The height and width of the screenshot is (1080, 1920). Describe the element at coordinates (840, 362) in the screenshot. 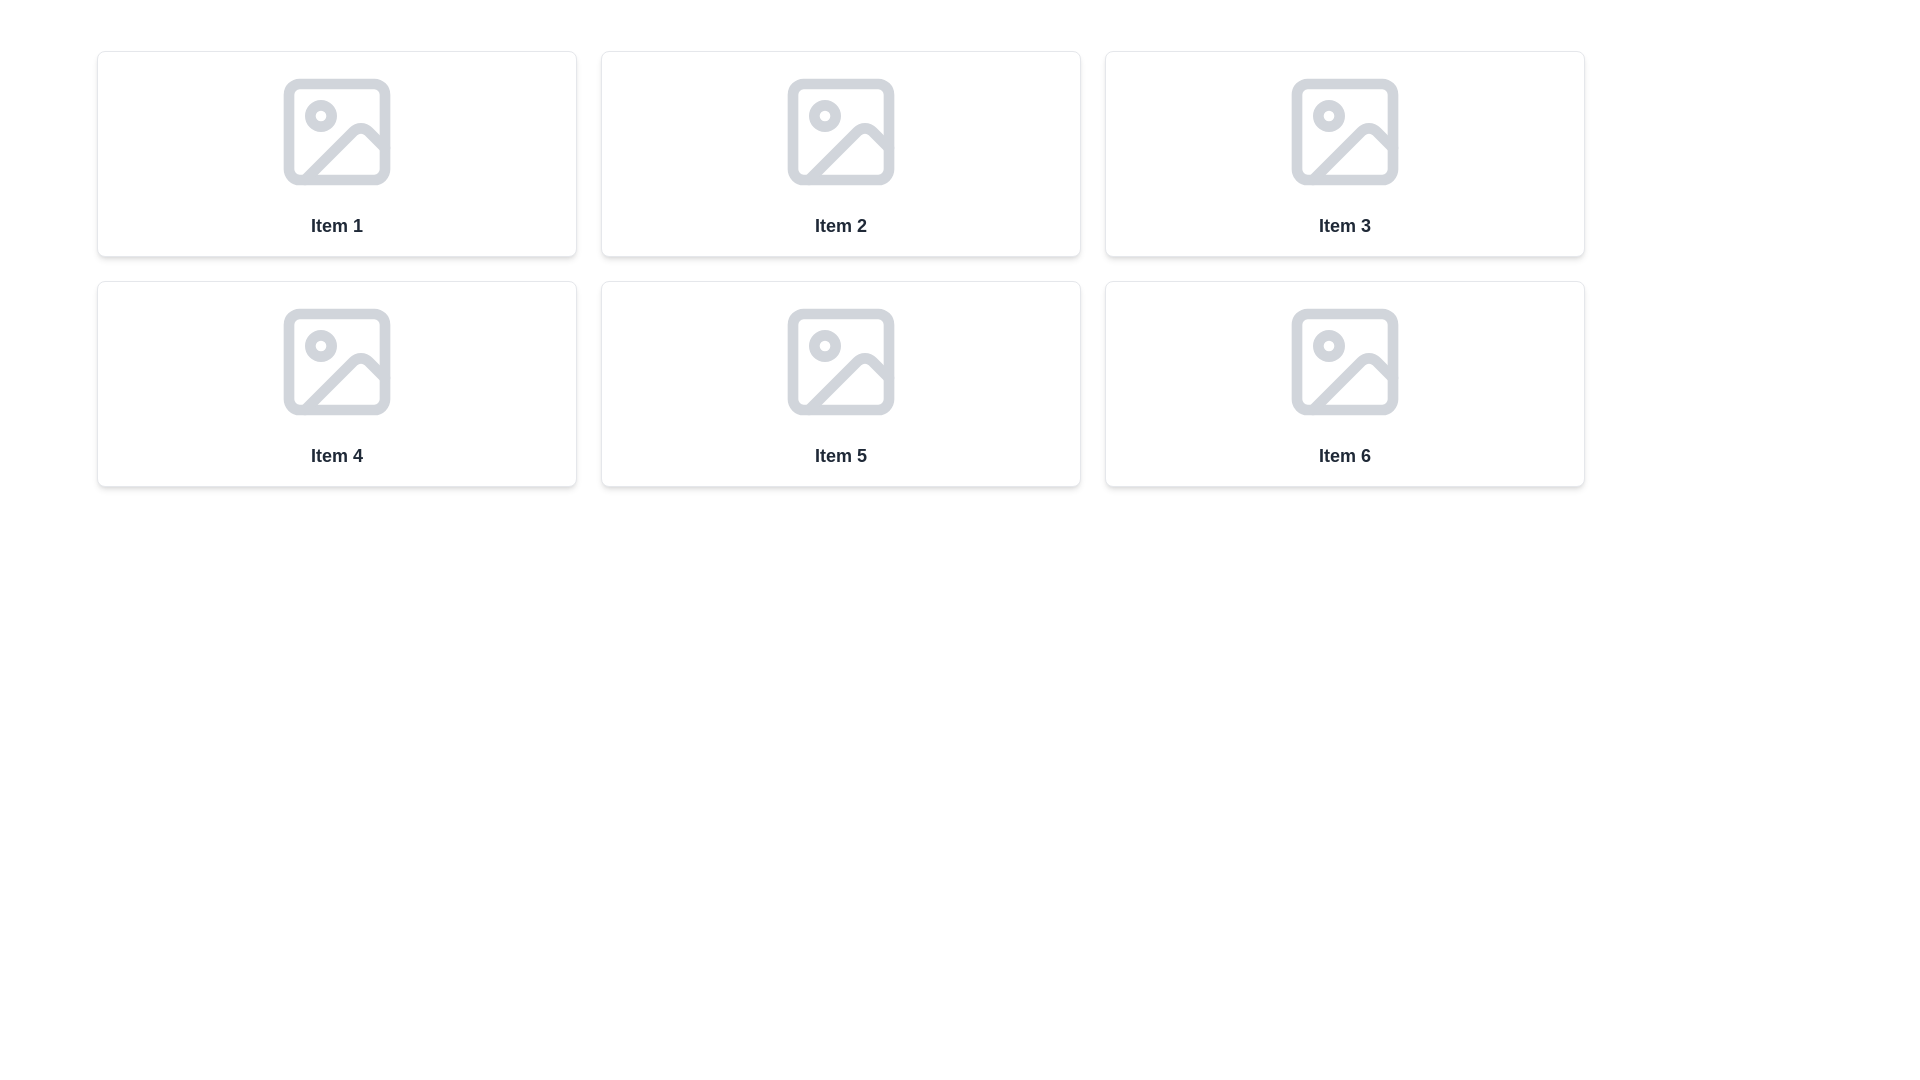

I see `the primary SVG icon resembling an 'image' placeholder located in the upper section of the card labeled 'Item 5'` at that location.